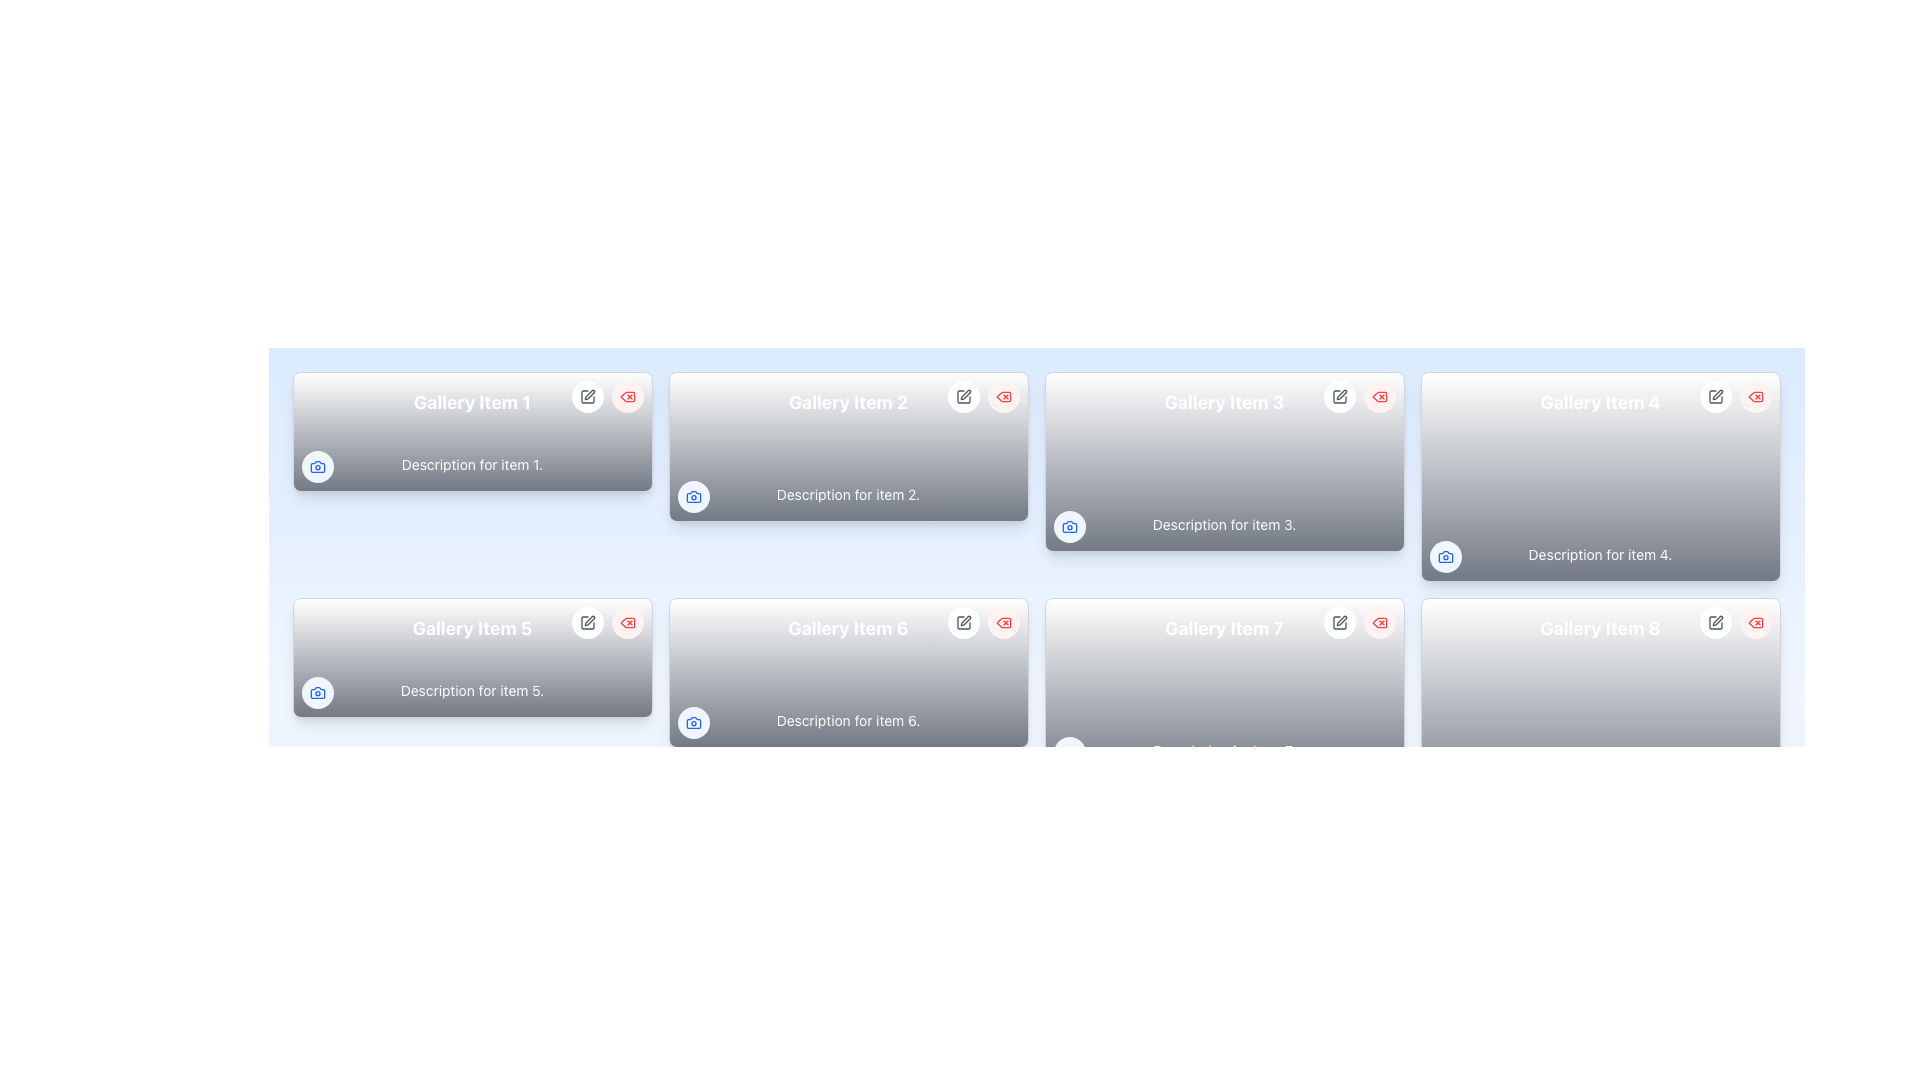  Describe the element at coordinates (1378, 622) in the screenshot. I see `the delete Icon button located at the top-right corner of 'Gallery Item 7'` at that location.